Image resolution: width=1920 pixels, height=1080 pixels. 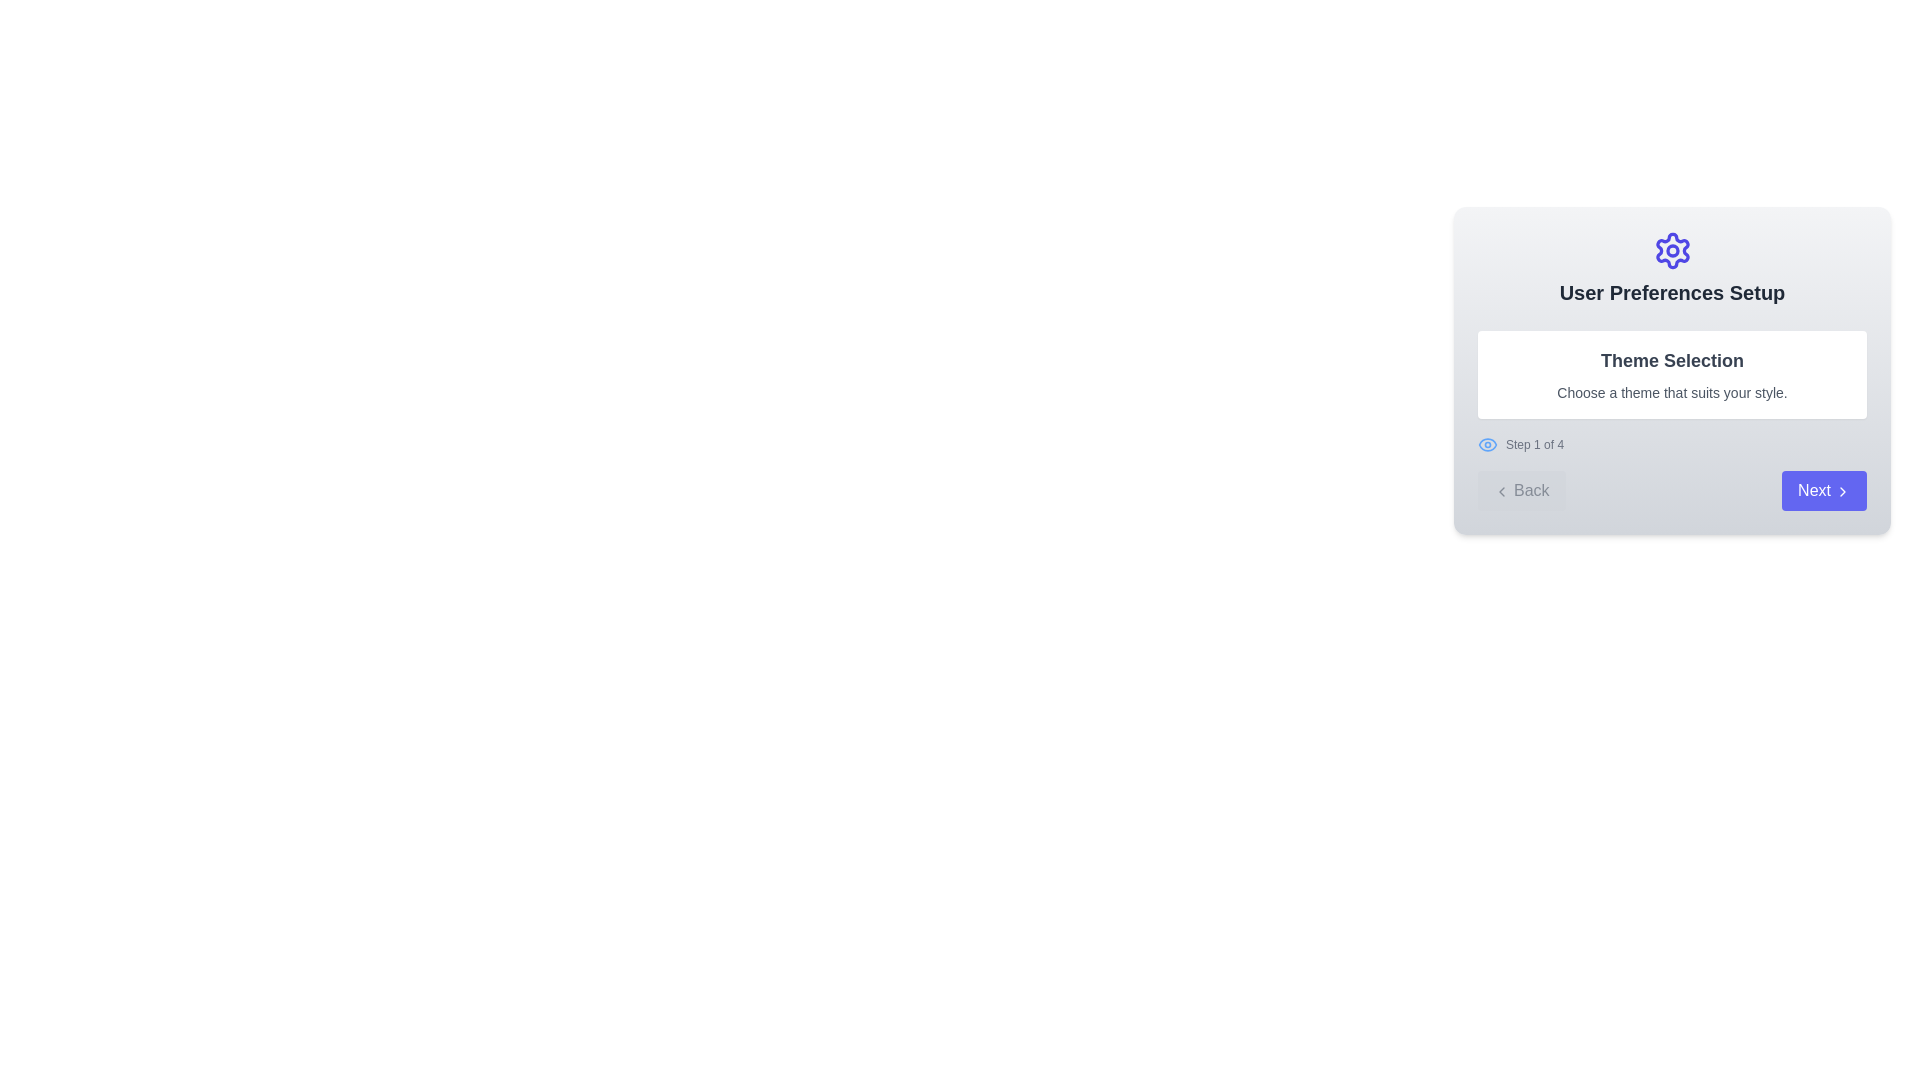 What do you see at coordinates (1520, 490) in the screenshot?
I see `the 'Back' button located at the bottom-left corner of the 'User Preferences Setup' panel` at bounding box center [1520, 490].